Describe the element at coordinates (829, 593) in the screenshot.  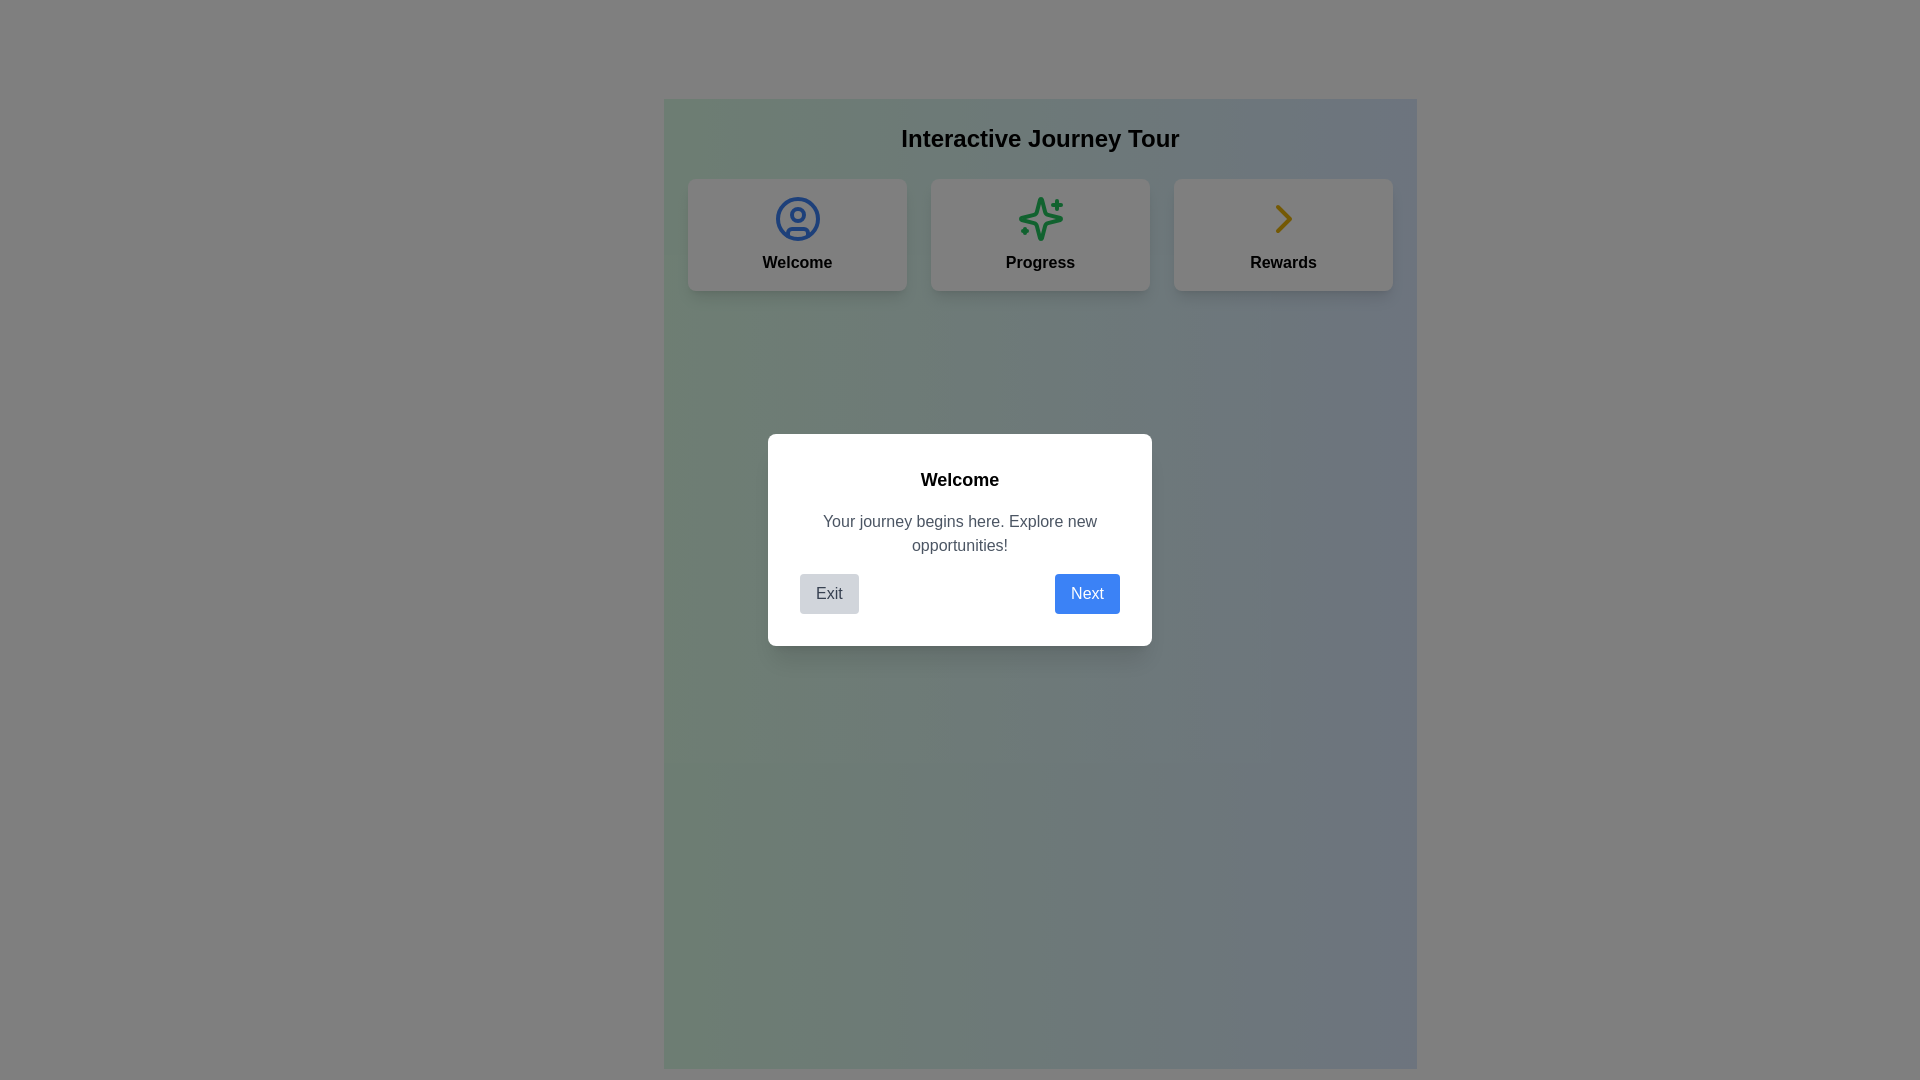
I see `the 'Exit' button, which is a rectangular button with rounded corners and a gray background located in the modal dialog box` at that location.